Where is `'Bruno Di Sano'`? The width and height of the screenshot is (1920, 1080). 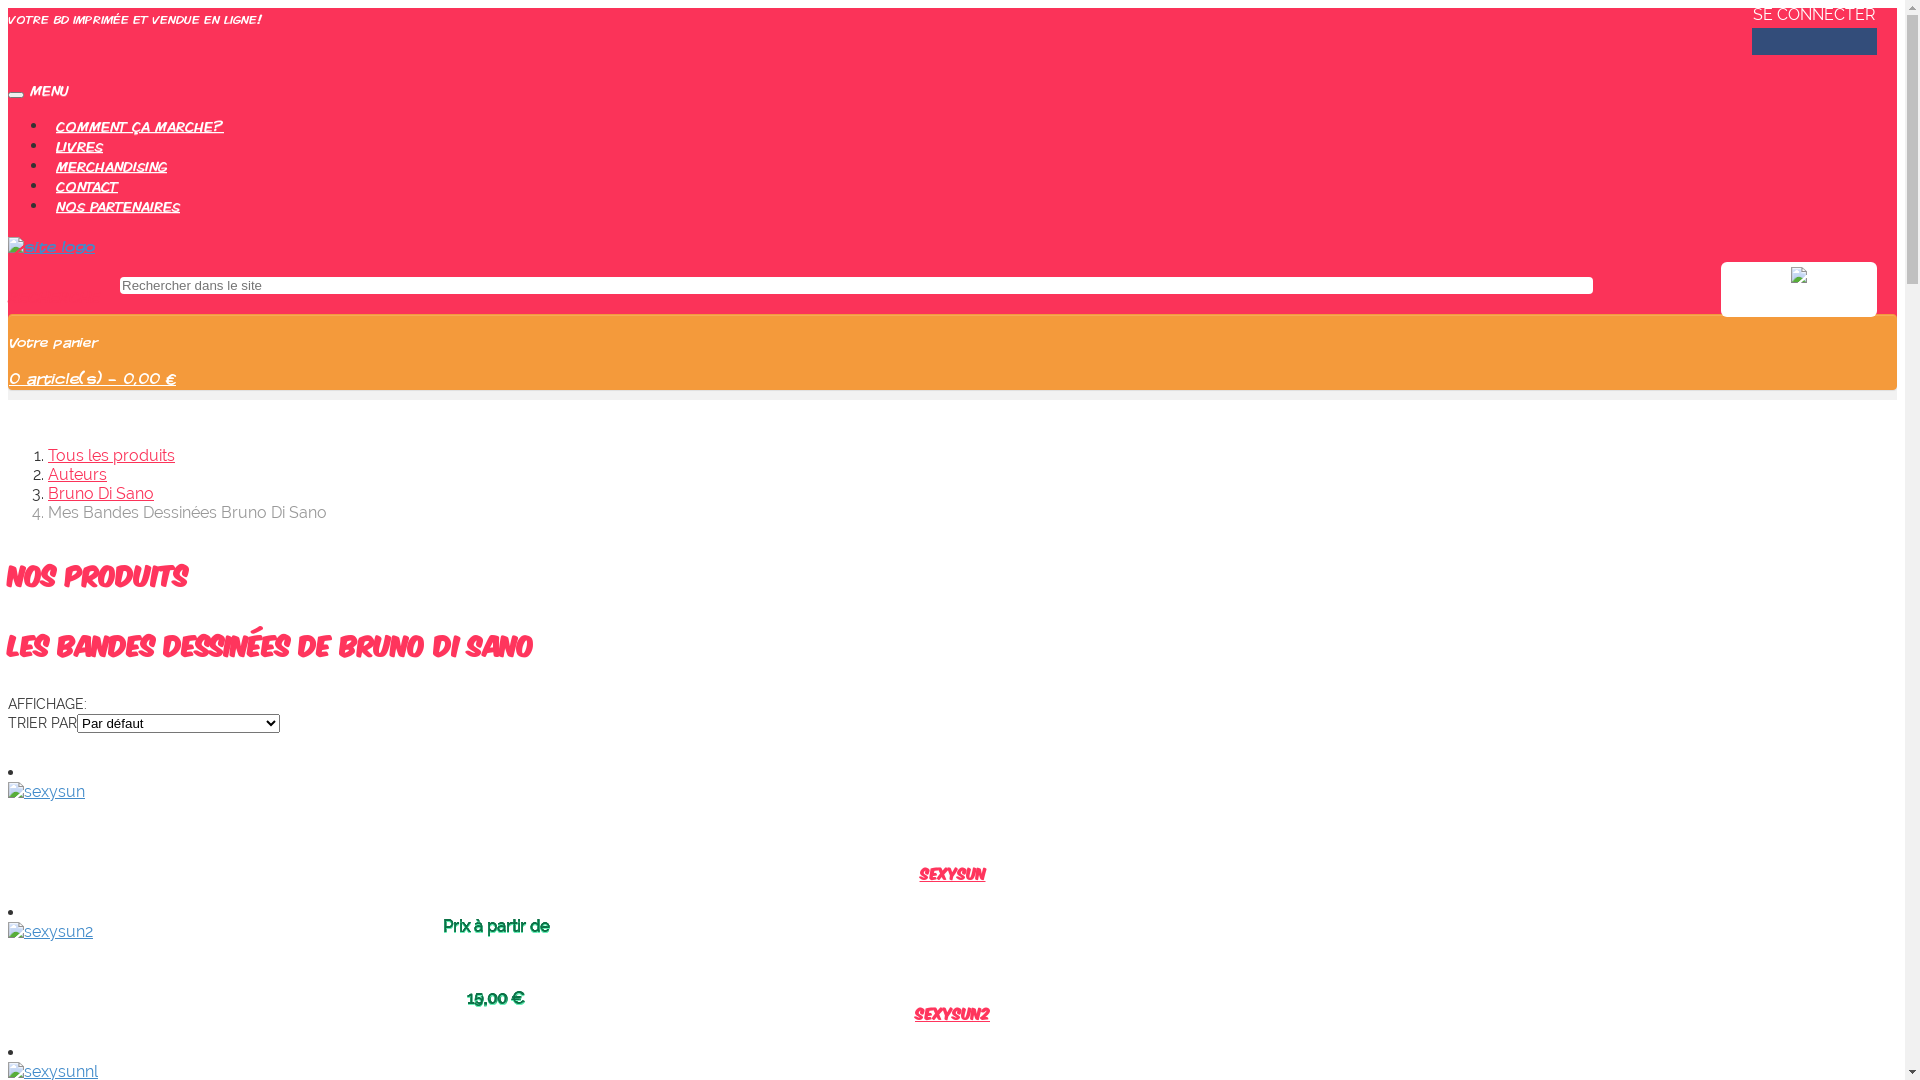 'Bruno Di Sano' is located at coordinates (99, 493).